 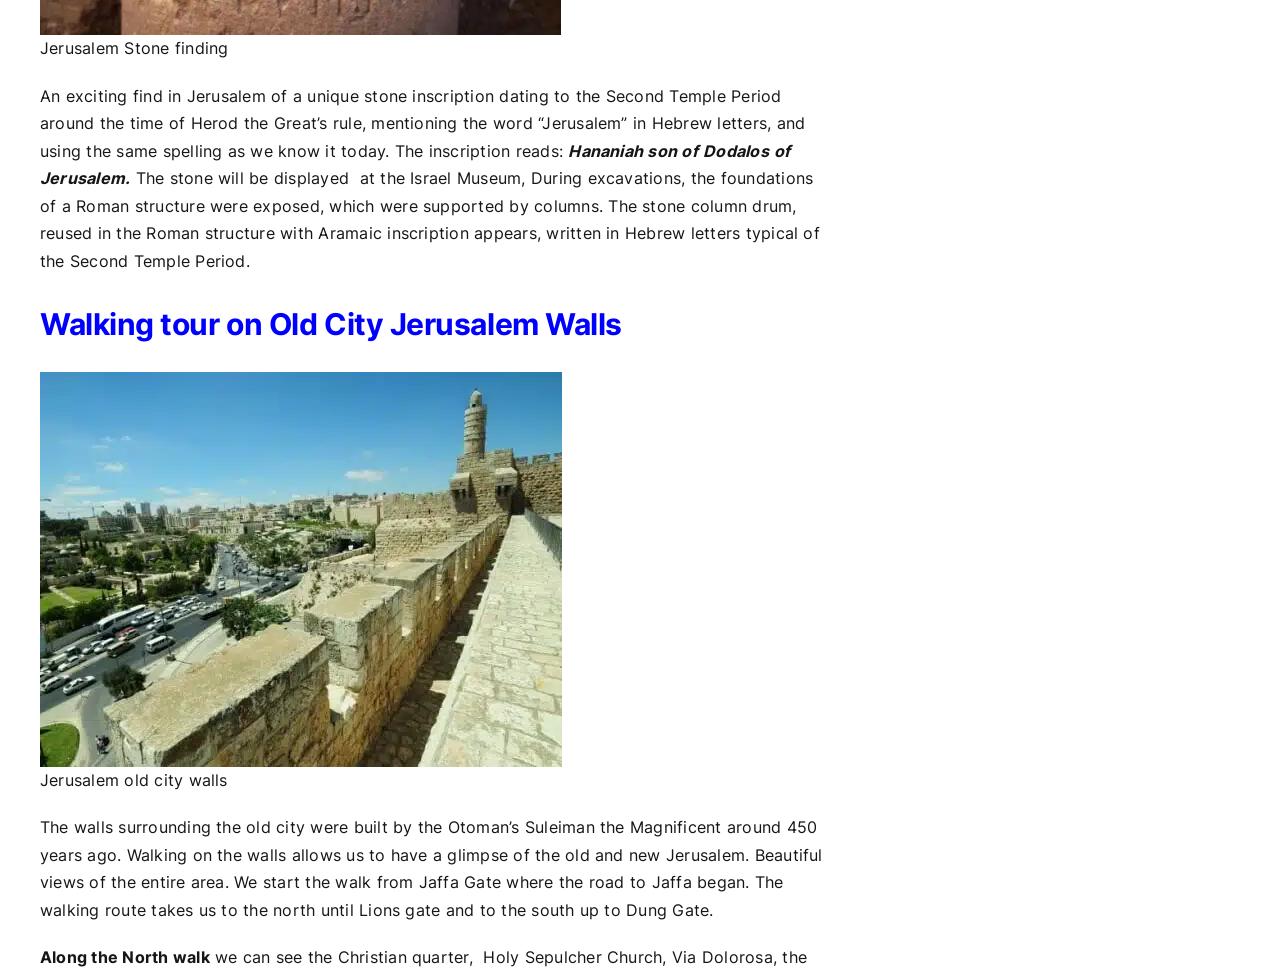 What do you see at coordinates (39, 48) in the screenshot?
I see `'Jerusalem Stone finding'` at bounding box center [39, 48].